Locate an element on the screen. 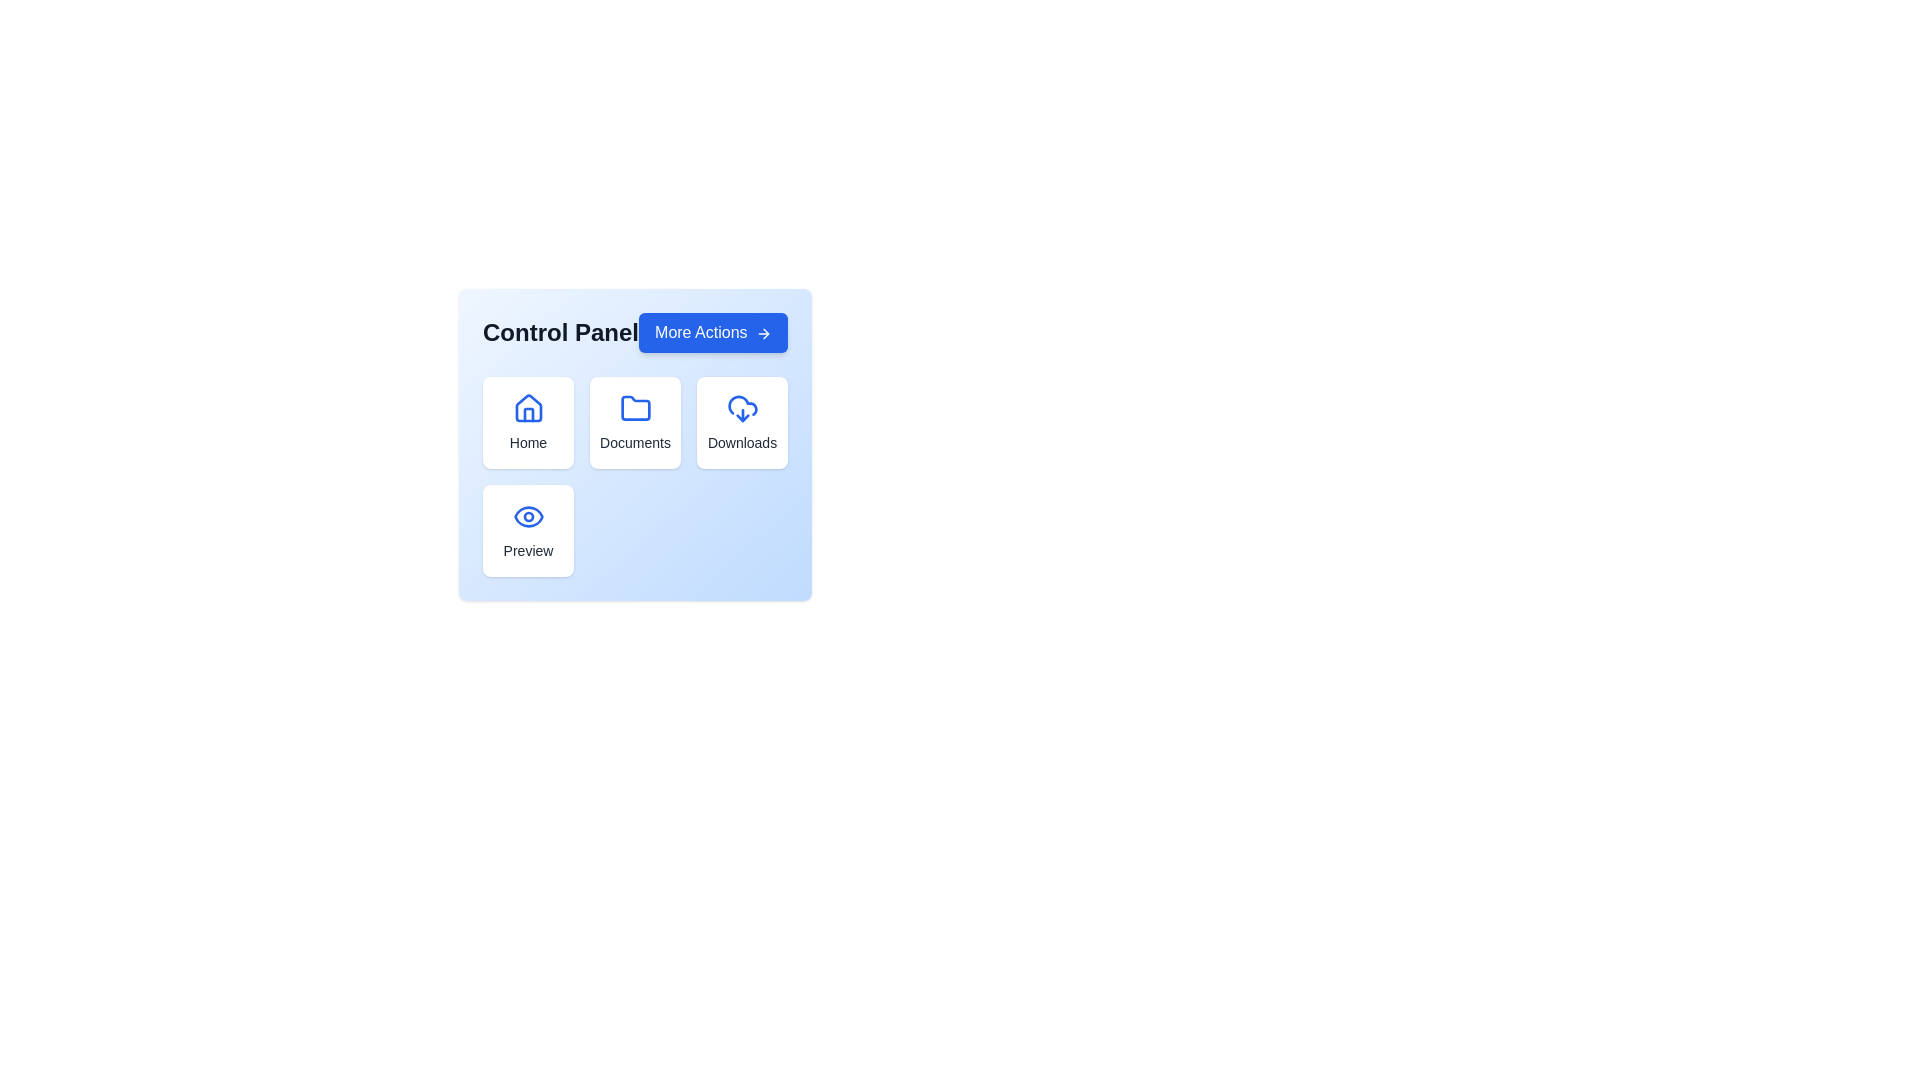  the Downloads icon, which is represented by a downward-pointing arrow connected to a rectangle, located in the rightmost position of the second row in the Control Panel is located at coordinates (738, 414).